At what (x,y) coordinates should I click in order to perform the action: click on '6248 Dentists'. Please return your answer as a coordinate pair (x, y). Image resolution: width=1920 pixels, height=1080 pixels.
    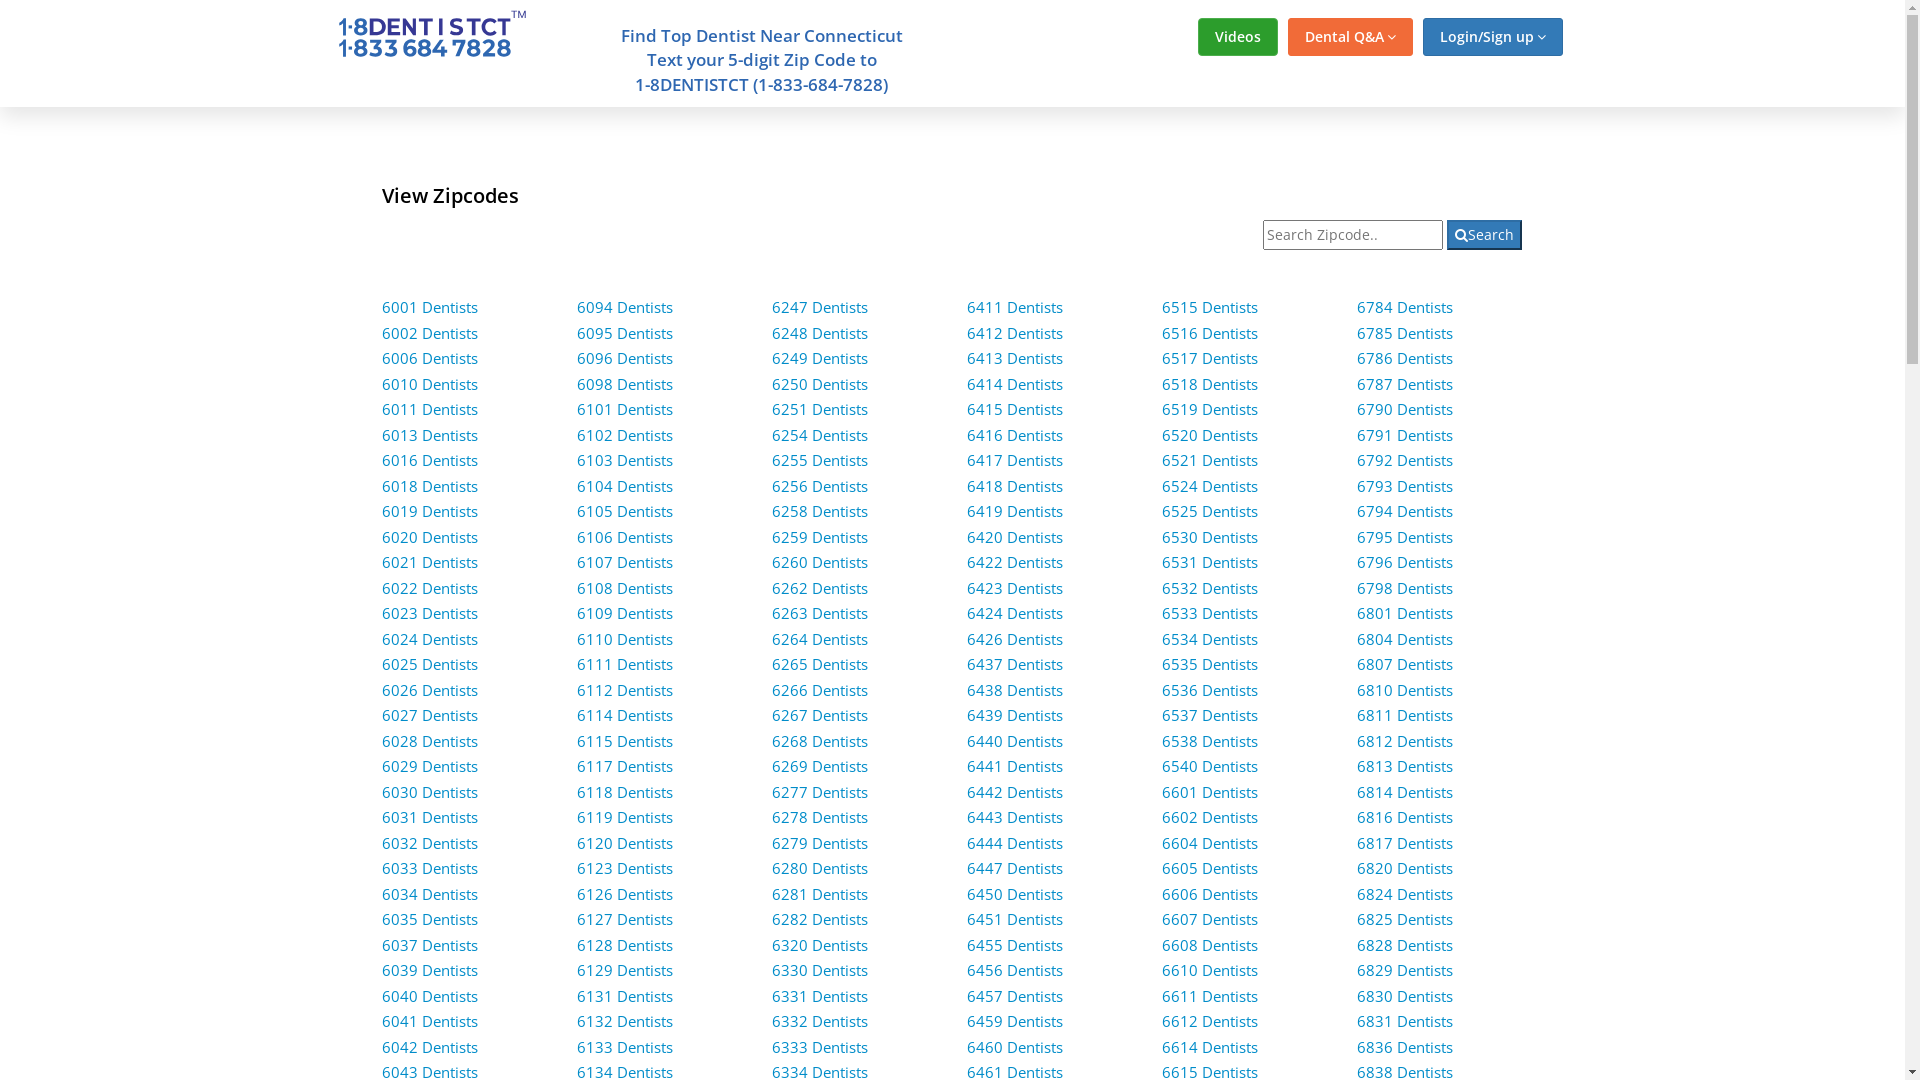
    Looking at the image, I should click on (820, 331).